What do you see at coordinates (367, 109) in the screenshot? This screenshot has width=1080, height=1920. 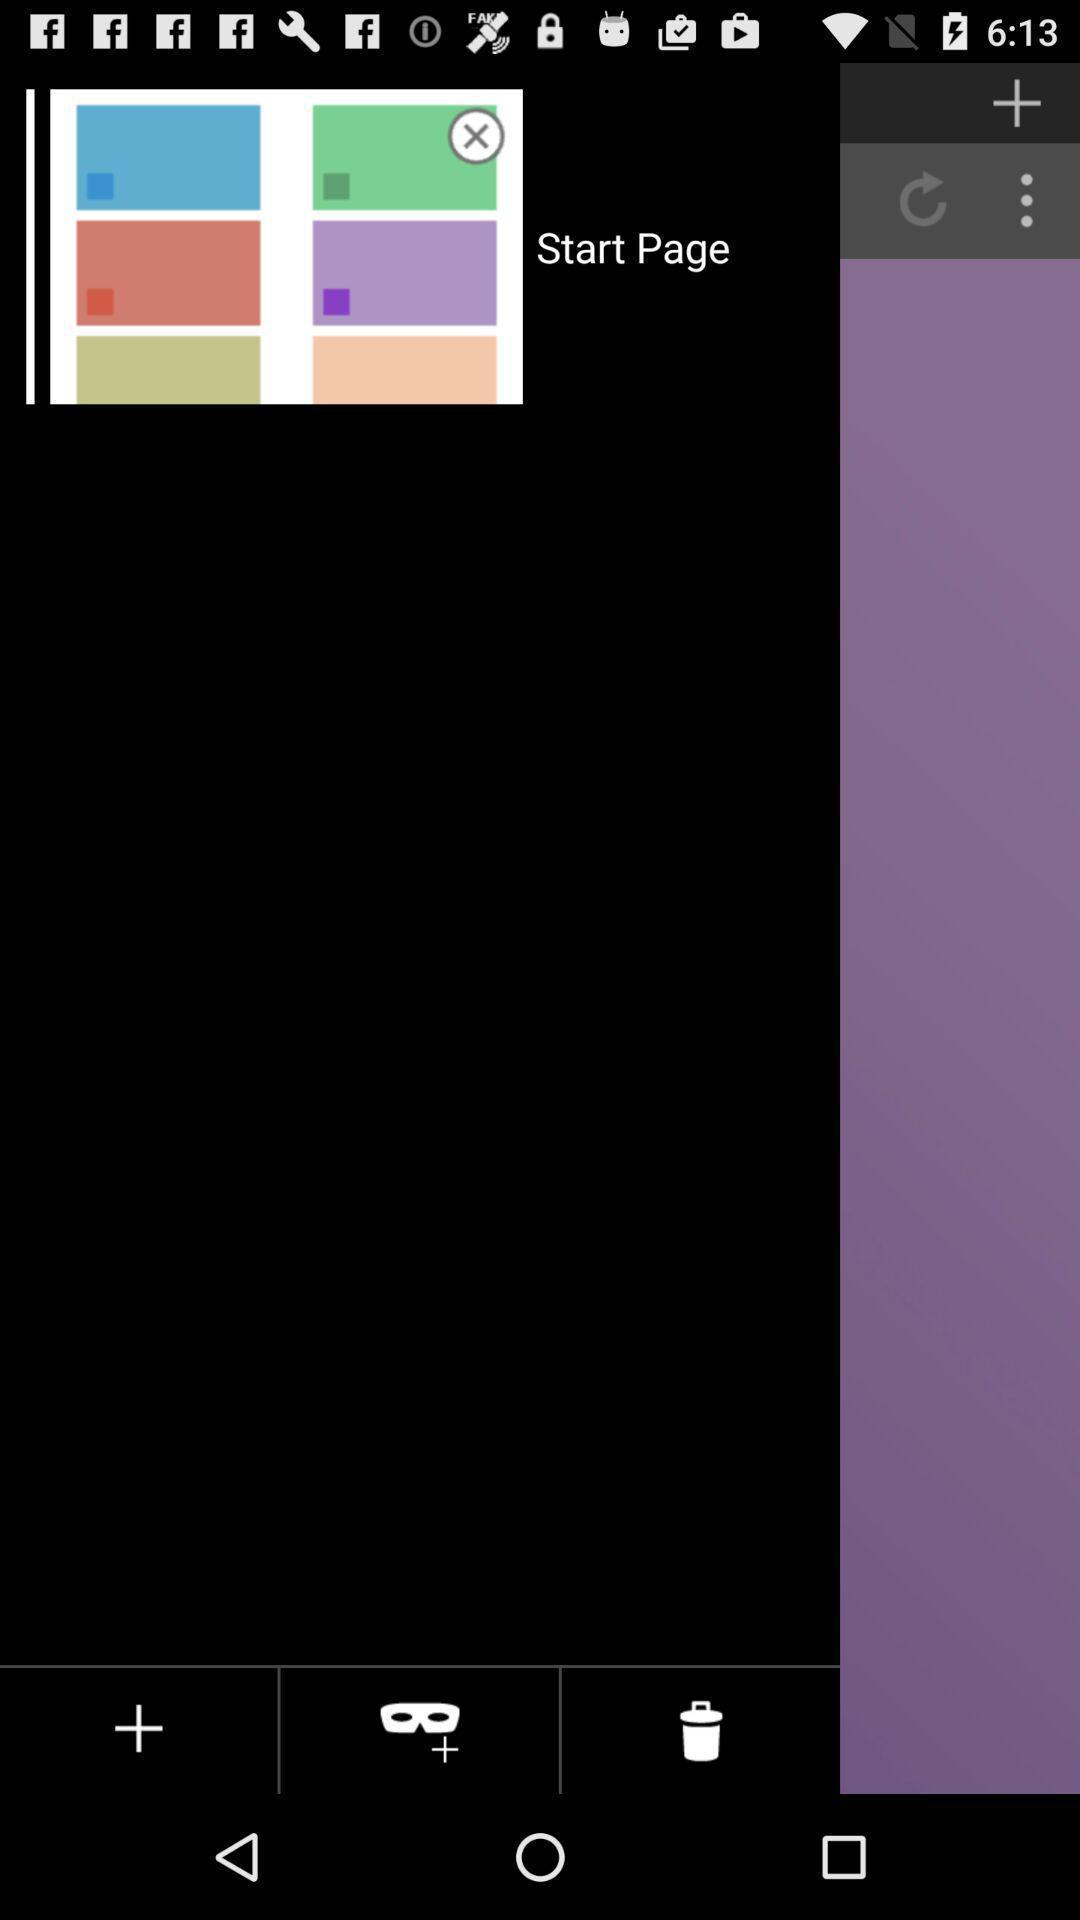 I see `the national_flag icon` at bounding box center [367, 109].